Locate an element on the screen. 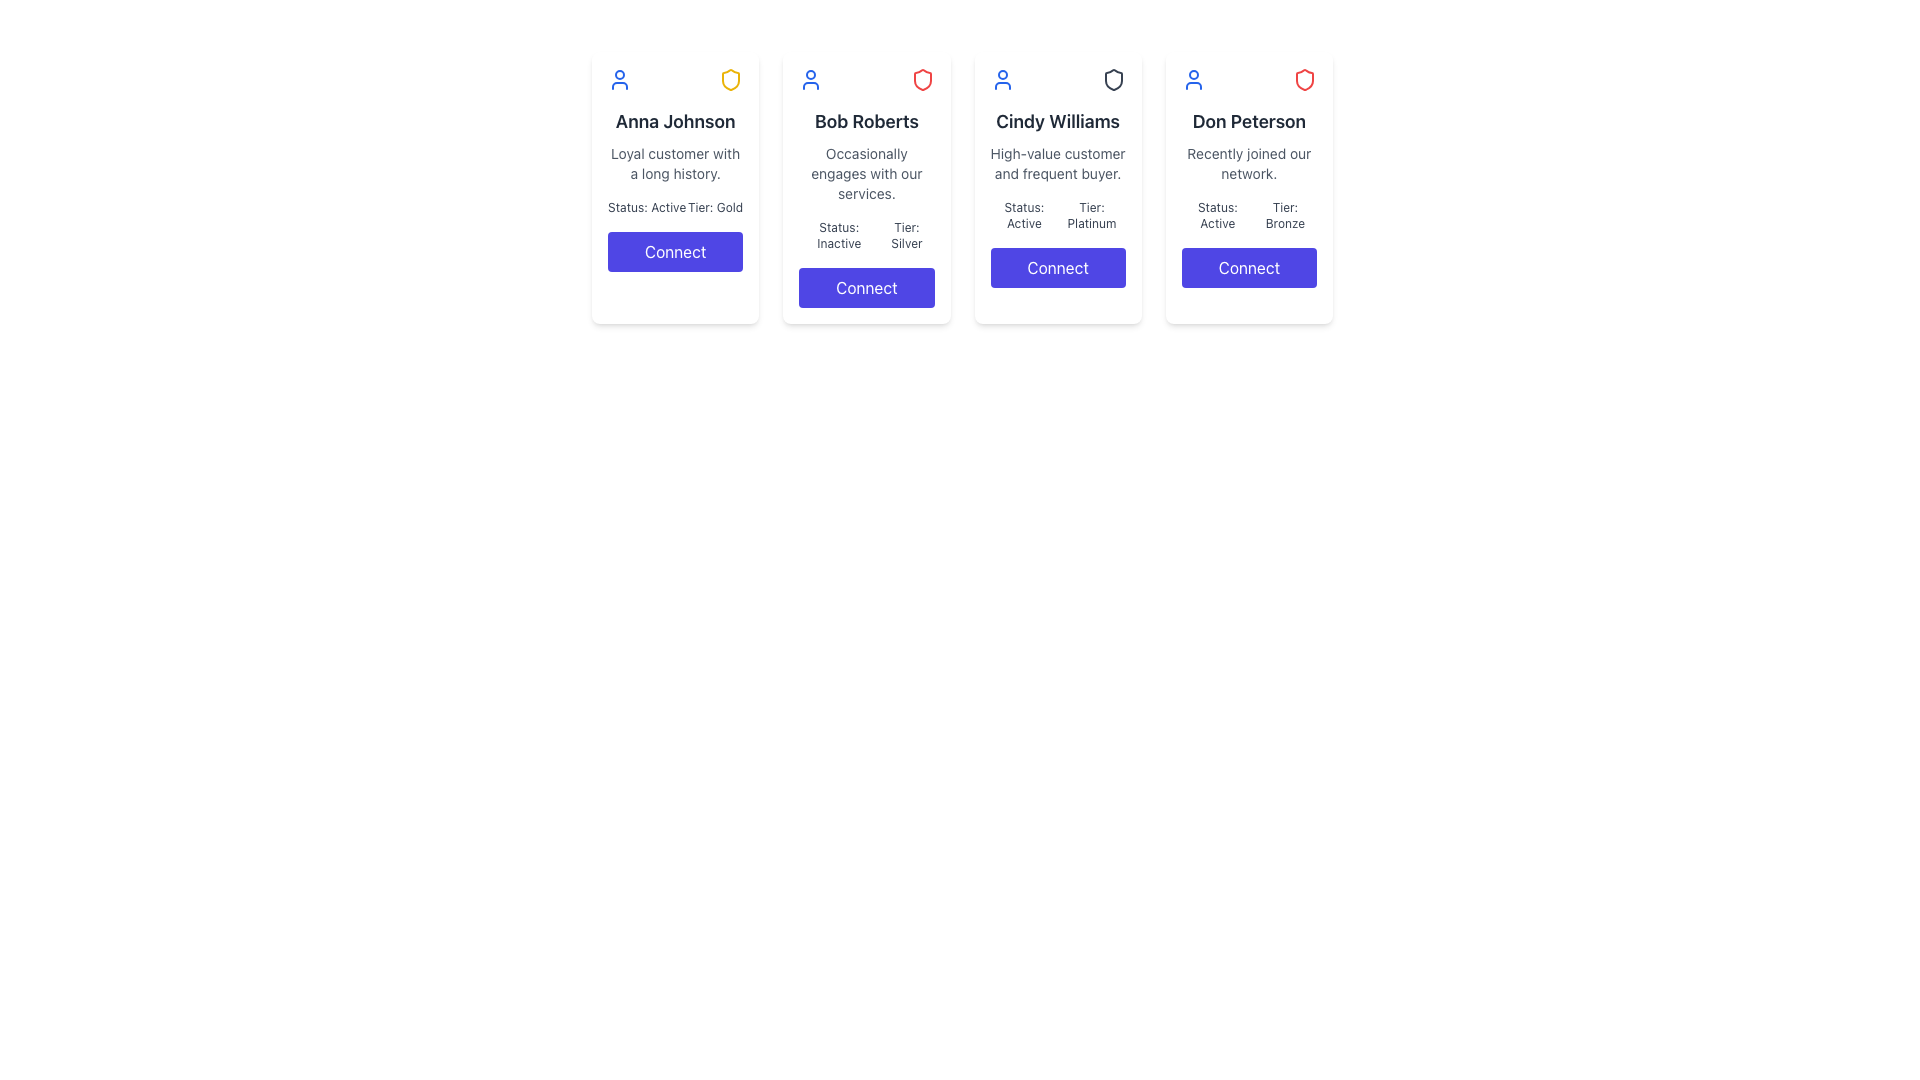 The image size is (1920, 1080). the shield-shaped icon with a yellow outline located at the top-right corner of Anna Johnson's card is located at coordinates (730, 79).